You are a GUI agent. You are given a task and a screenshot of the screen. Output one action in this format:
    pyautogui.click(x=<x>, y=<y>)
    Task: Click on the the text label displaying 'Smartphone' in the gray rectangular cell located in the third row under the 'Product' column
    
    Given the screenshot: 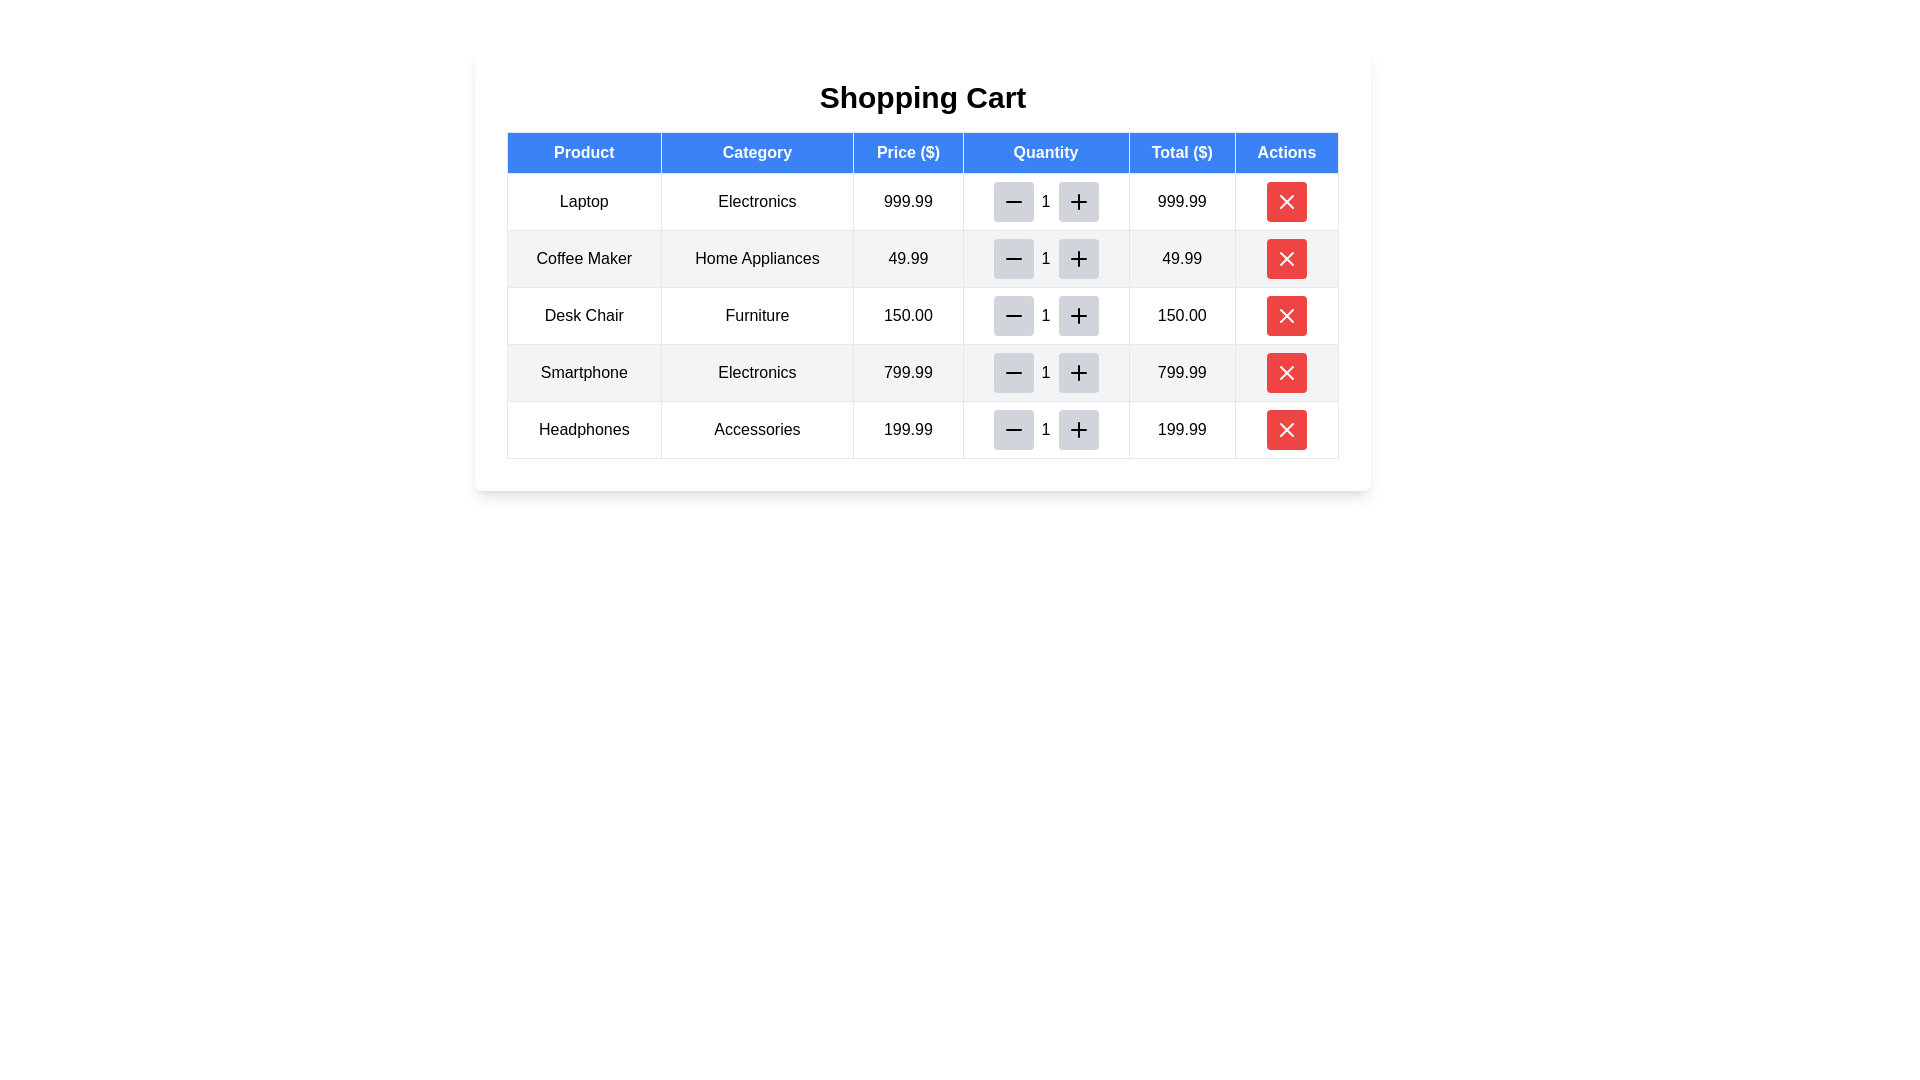 What is the action you would take?
    pyautogui.click(x=583, y=373)
    